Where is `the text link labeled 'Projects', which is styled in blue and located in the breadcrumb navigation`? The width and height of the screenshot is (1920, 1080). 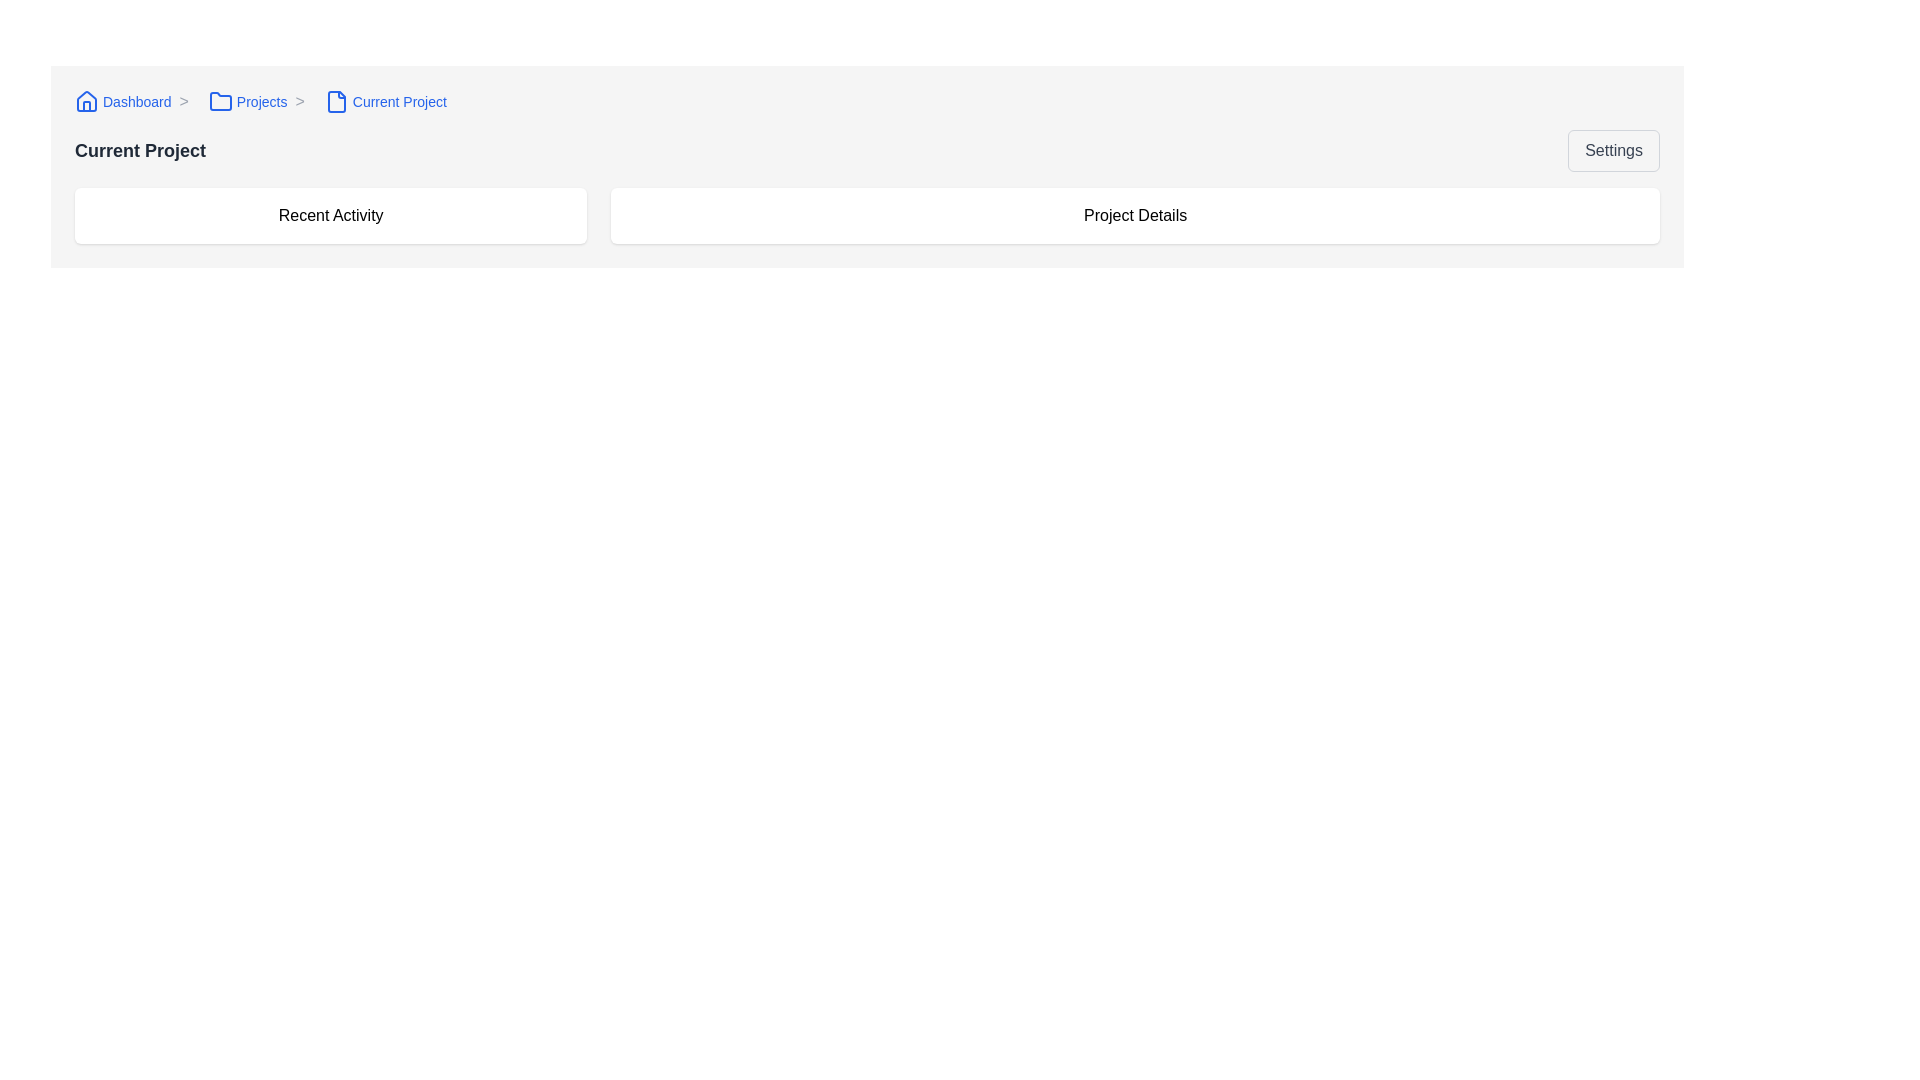 the text link labeled 'Projects', which is styled in blue and located in the breadcrumb navigation is located at coordinates (261, 101).